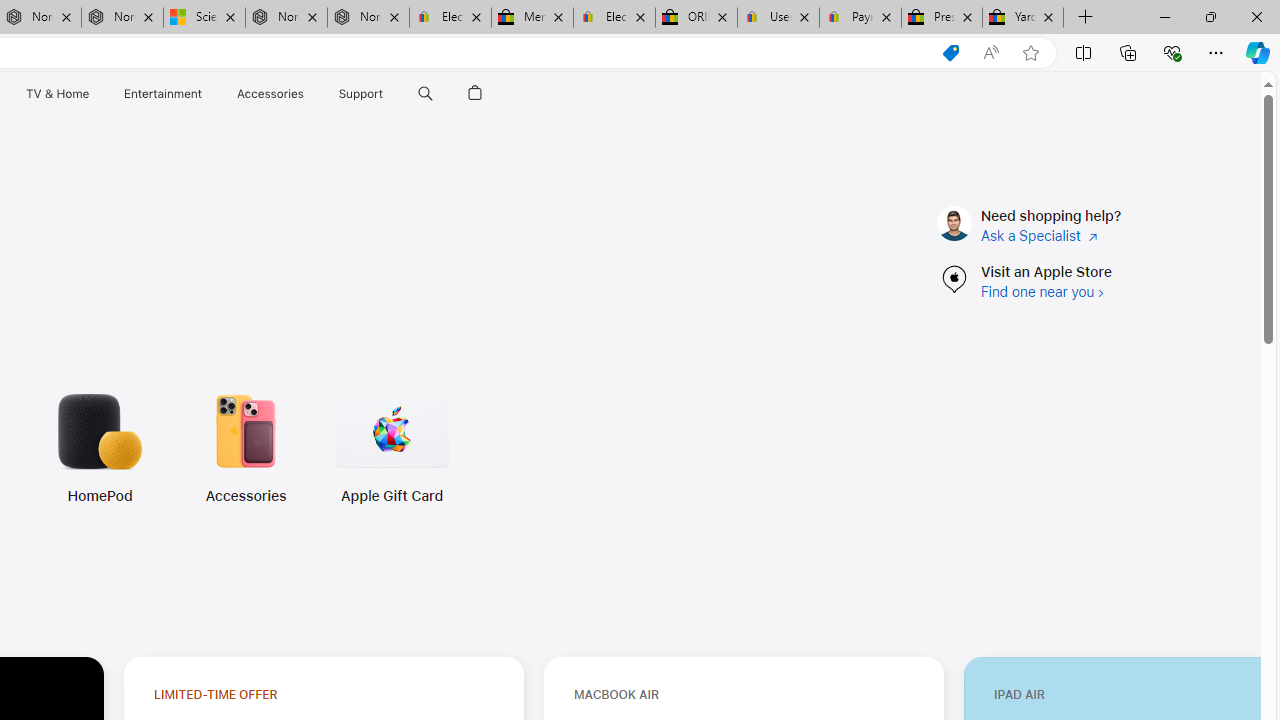  I want to click on 'User Privacy Notice | eBay', so click(777, 17).